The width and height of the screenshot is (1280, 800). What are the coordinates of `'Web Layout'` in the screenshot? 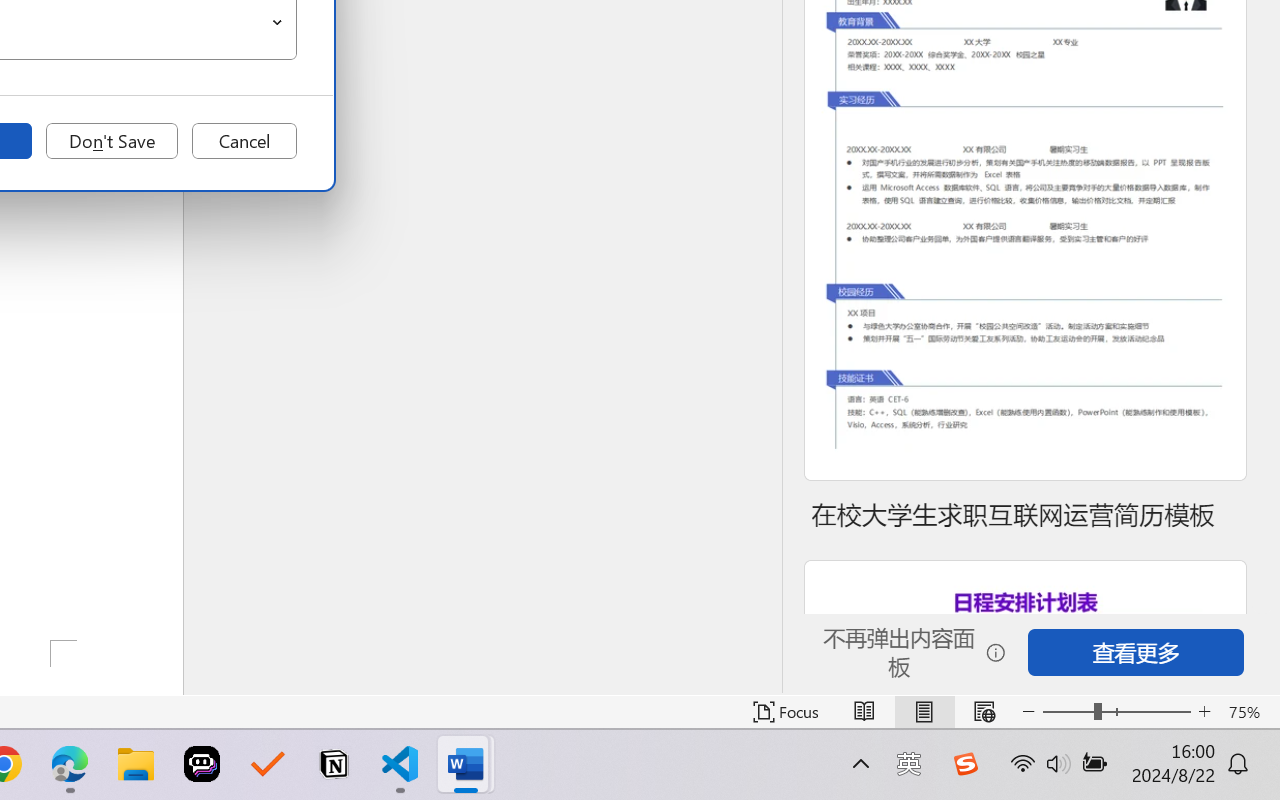 It's located at (984, 711).